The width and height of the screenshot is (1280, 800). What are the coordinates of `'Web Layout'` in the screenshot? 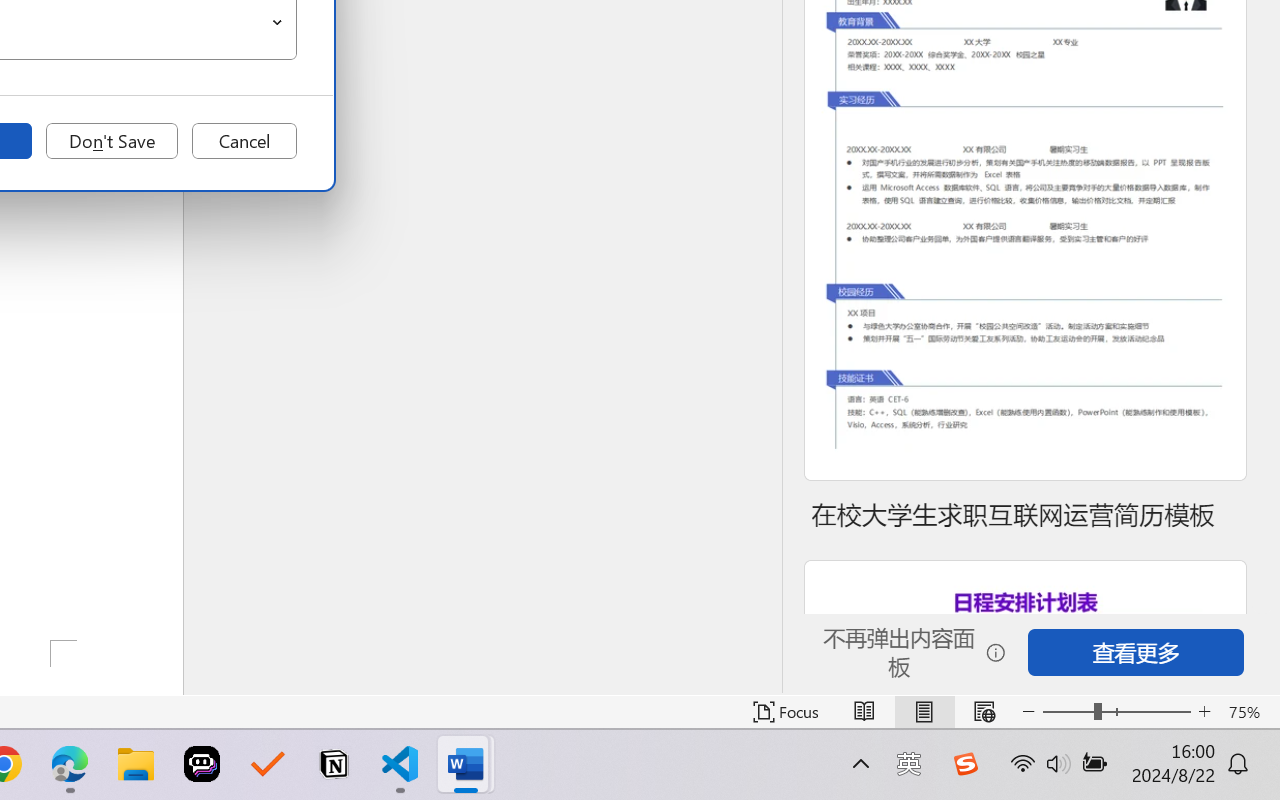 It's located at (984, 711).